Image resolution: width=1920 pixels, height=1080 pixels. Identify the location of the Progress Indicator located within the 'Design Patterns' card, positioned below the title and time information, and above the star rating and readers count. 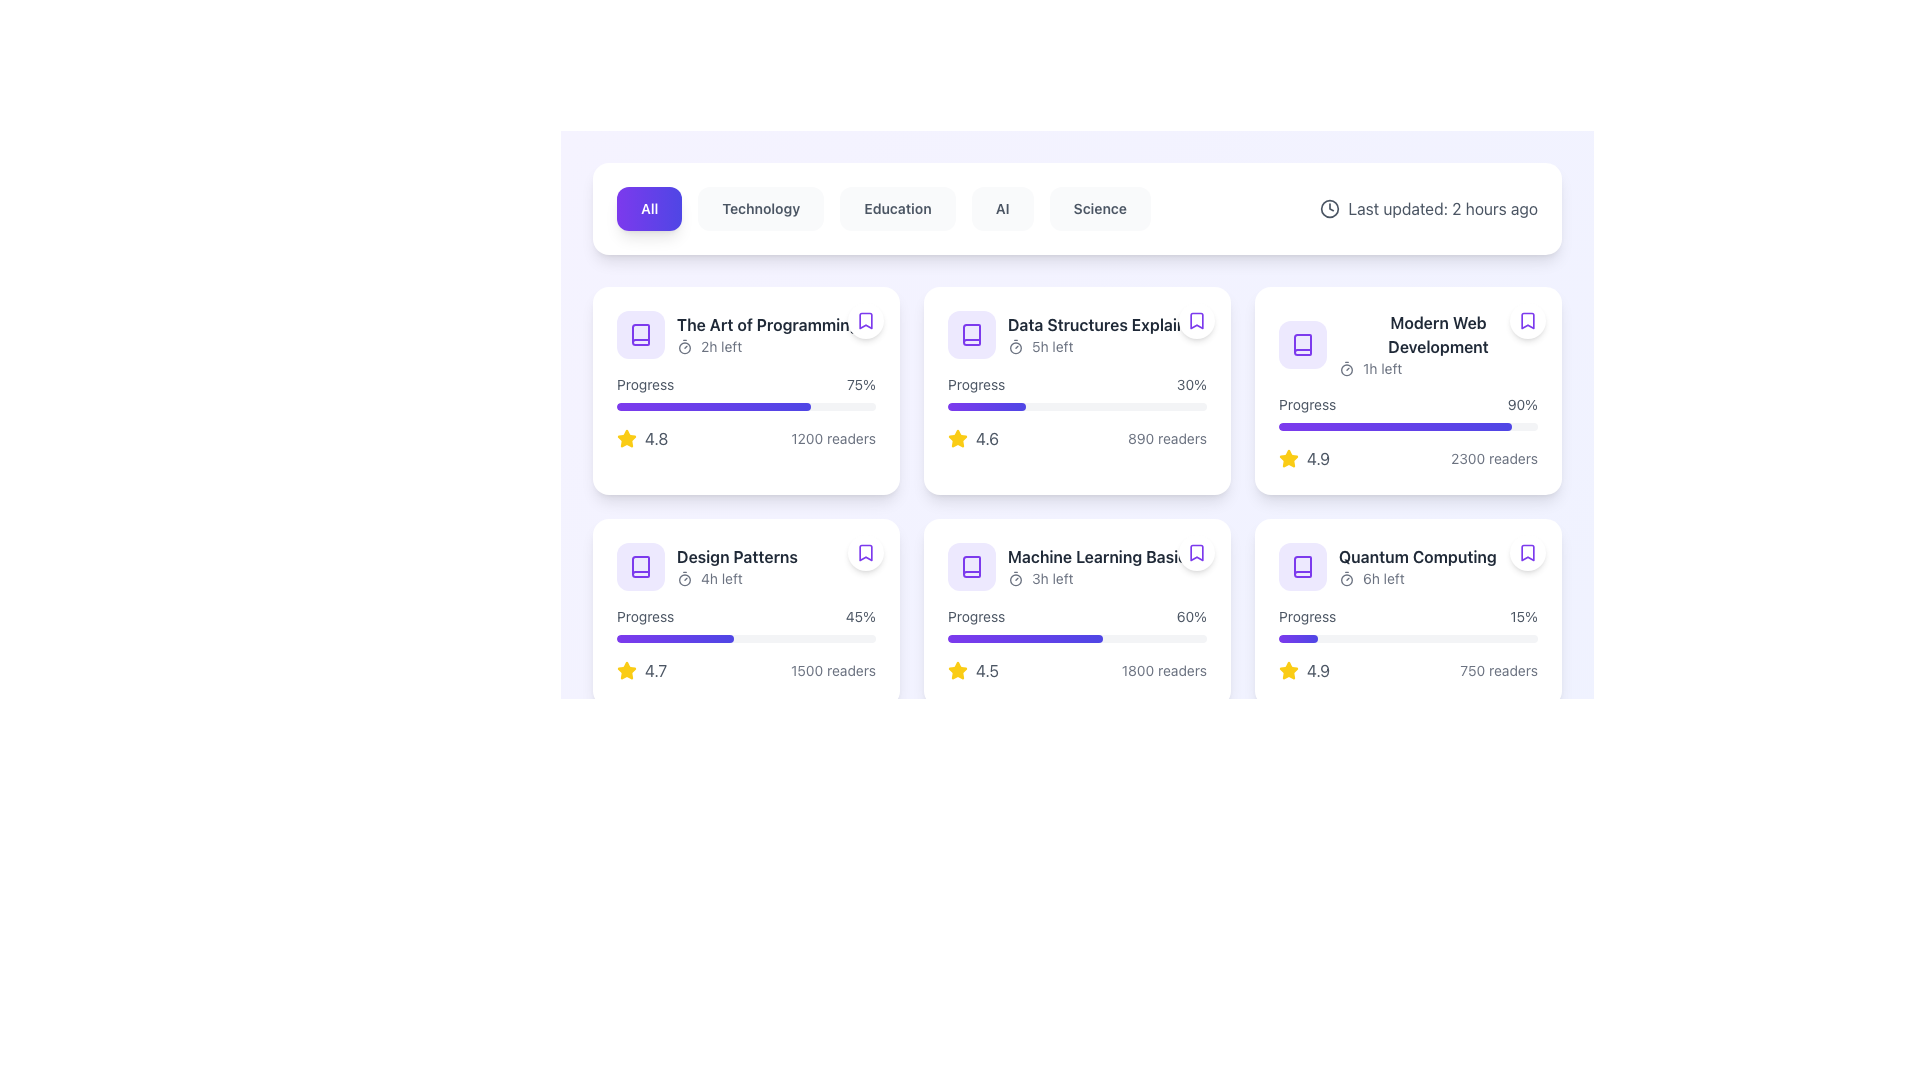
(745, 623).